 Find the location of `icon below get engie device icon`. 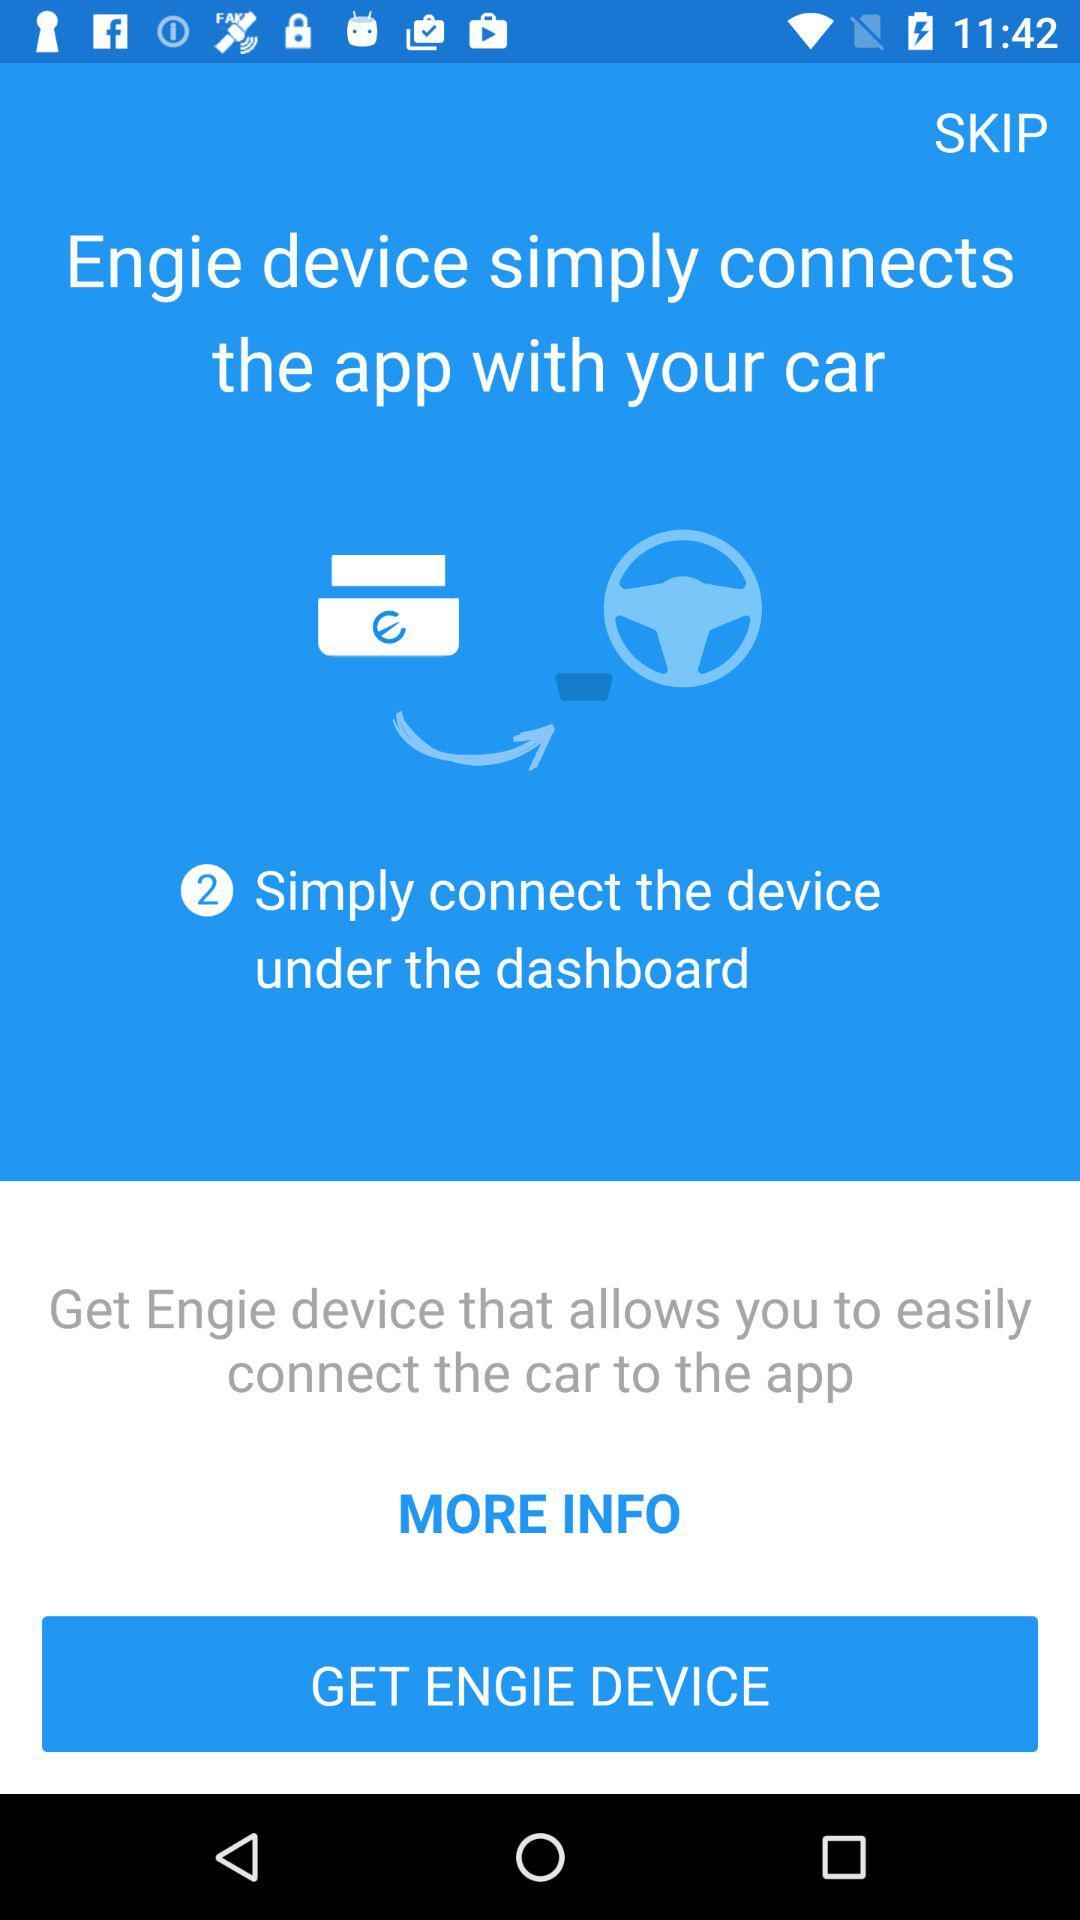

icon below get engie device icon is located at coordinates (538, 1511).